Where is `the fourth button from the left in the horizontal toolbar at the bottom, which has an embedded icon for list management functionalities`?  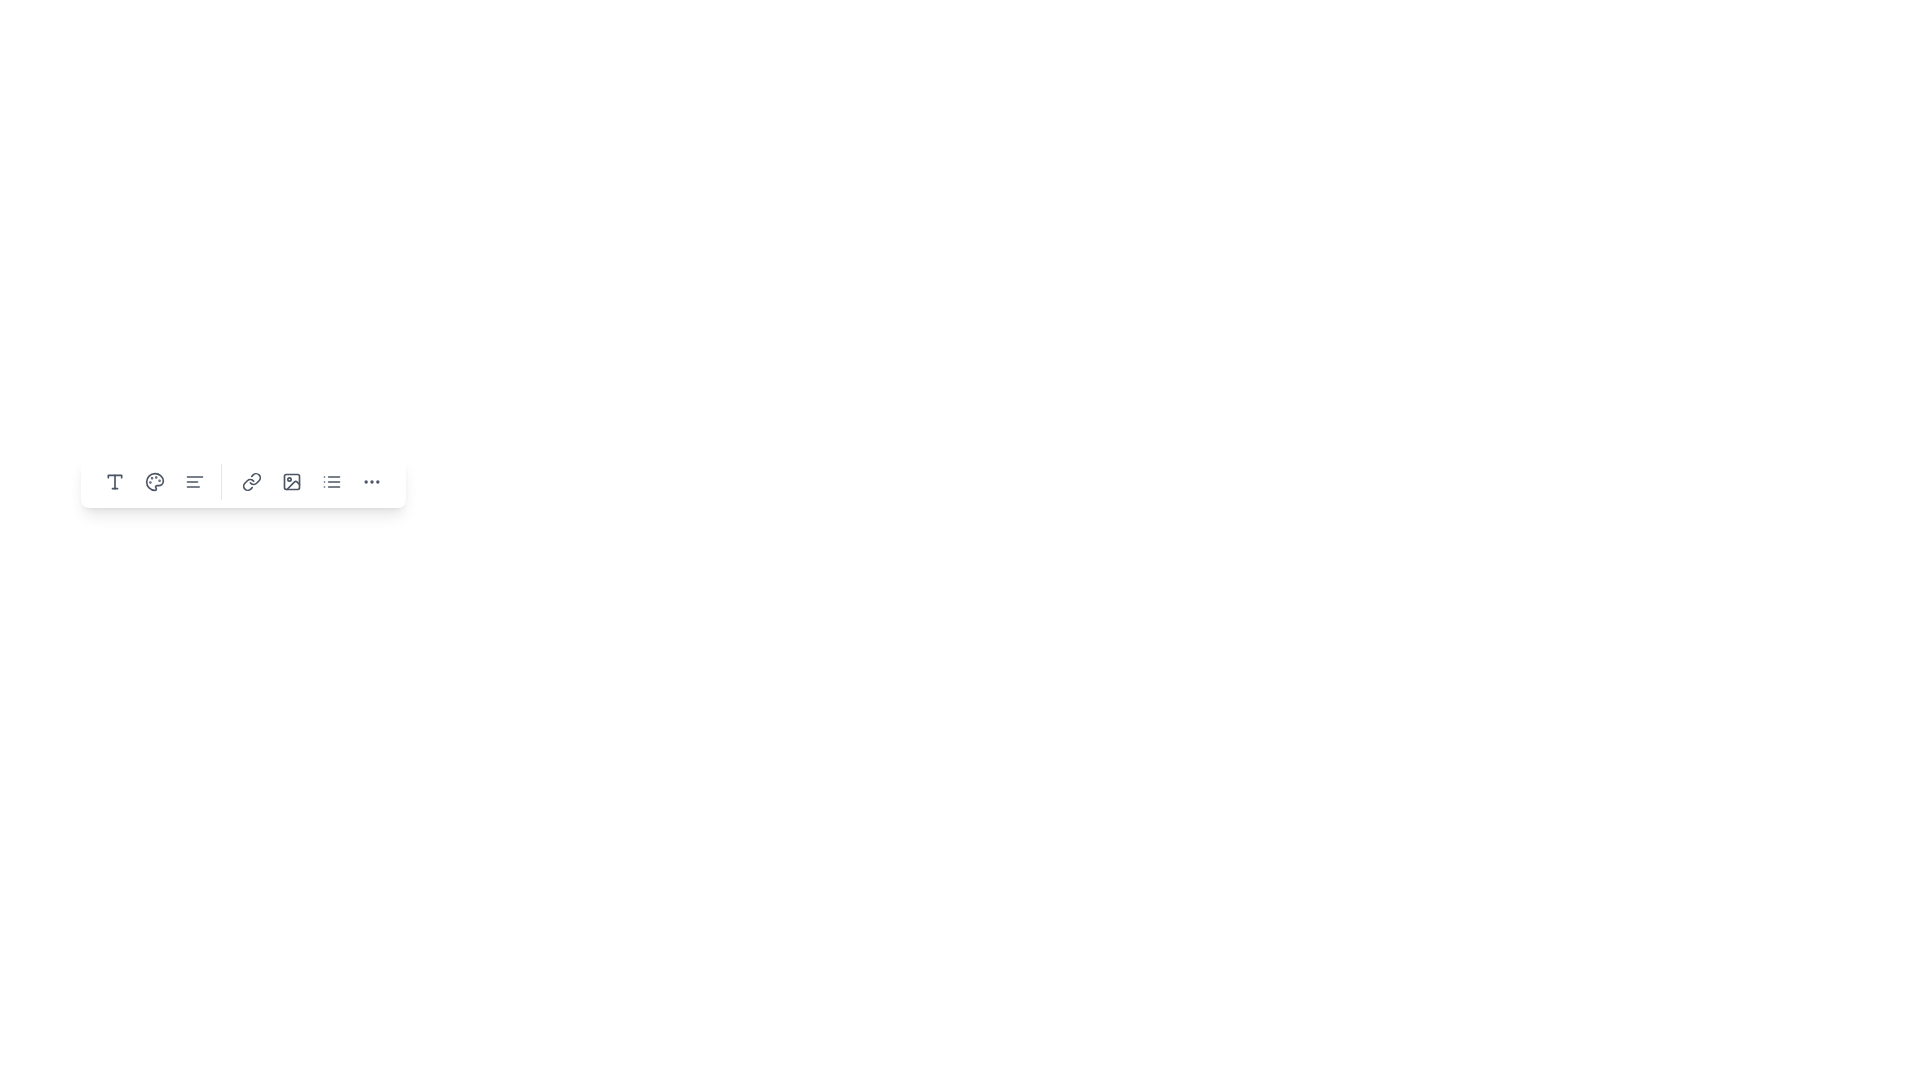 the fourth button from the left in the horizontal toolbar at the bottom, which has an embedded icon for list management functionalities is located at coordinates (331, 482).